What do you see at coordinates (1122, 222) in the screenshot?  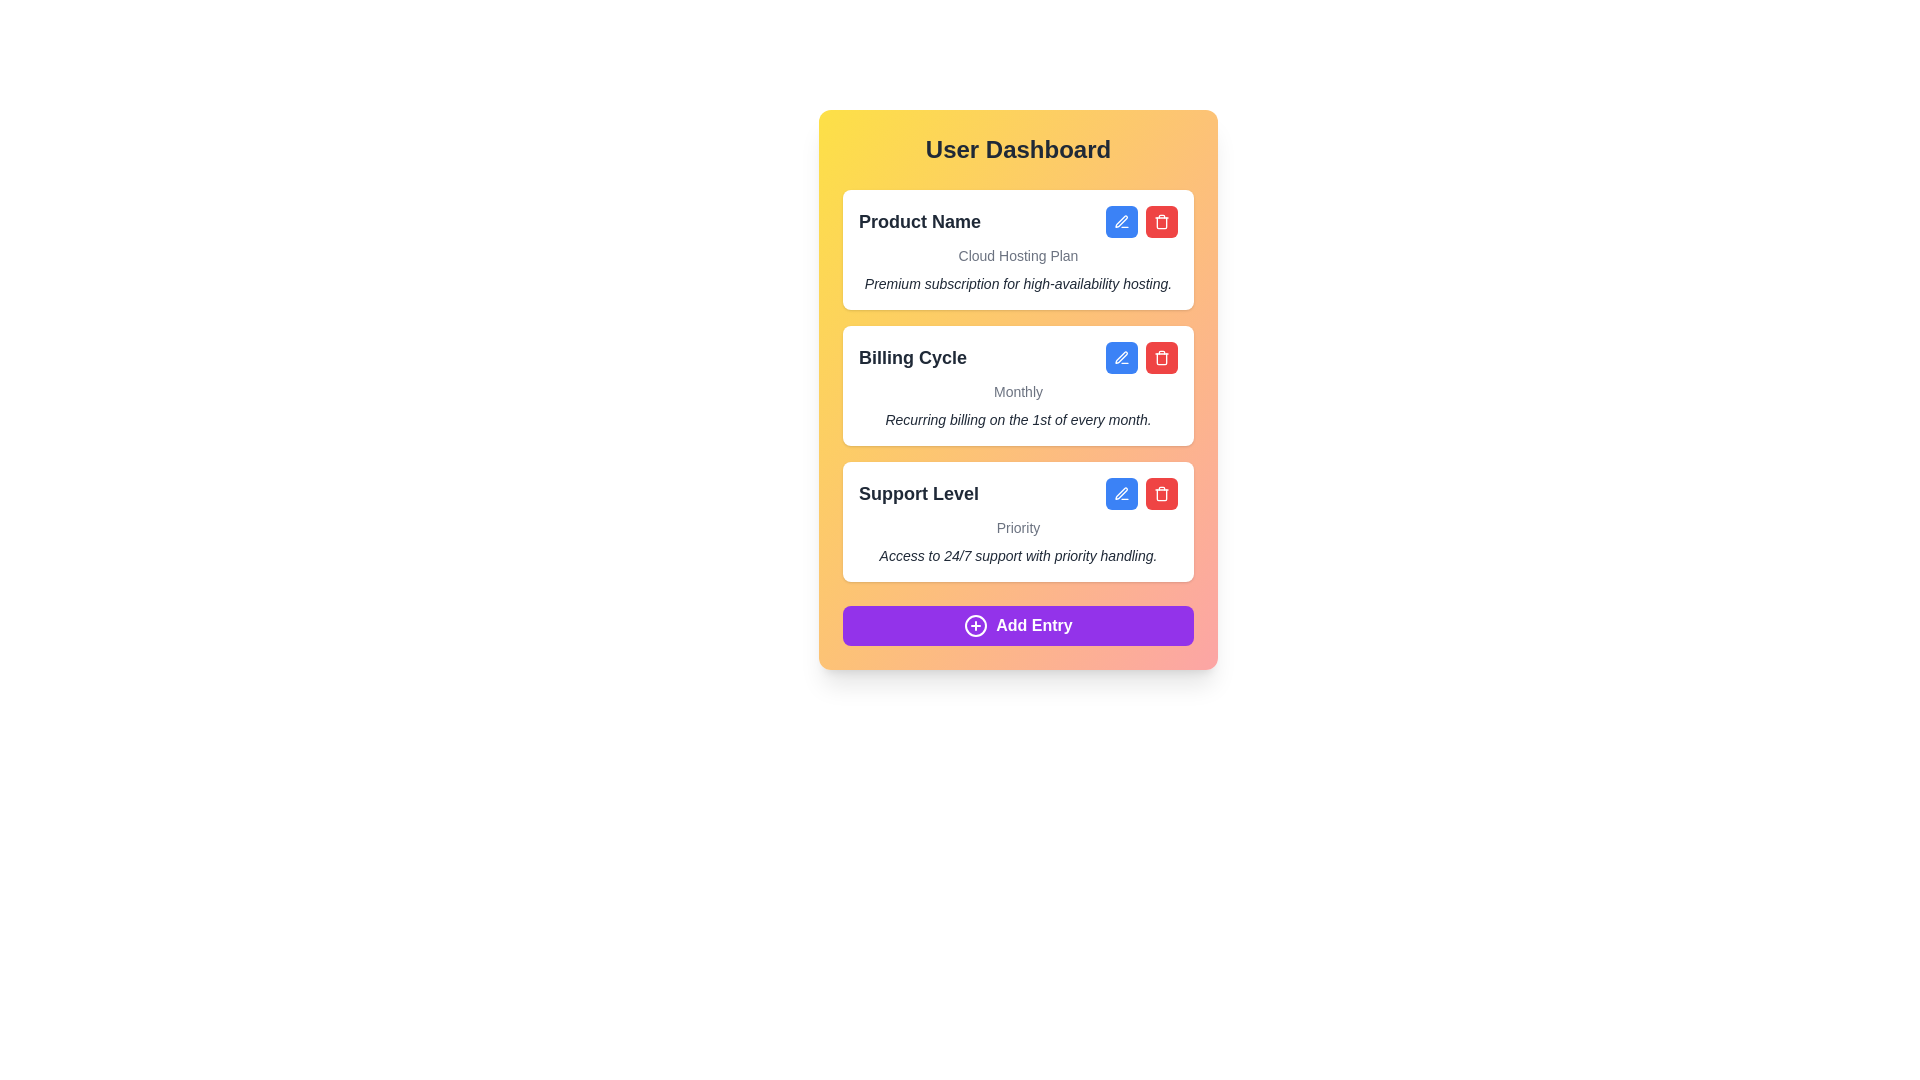 I see `the 'edit' button` at bounding box center [1122, 222].